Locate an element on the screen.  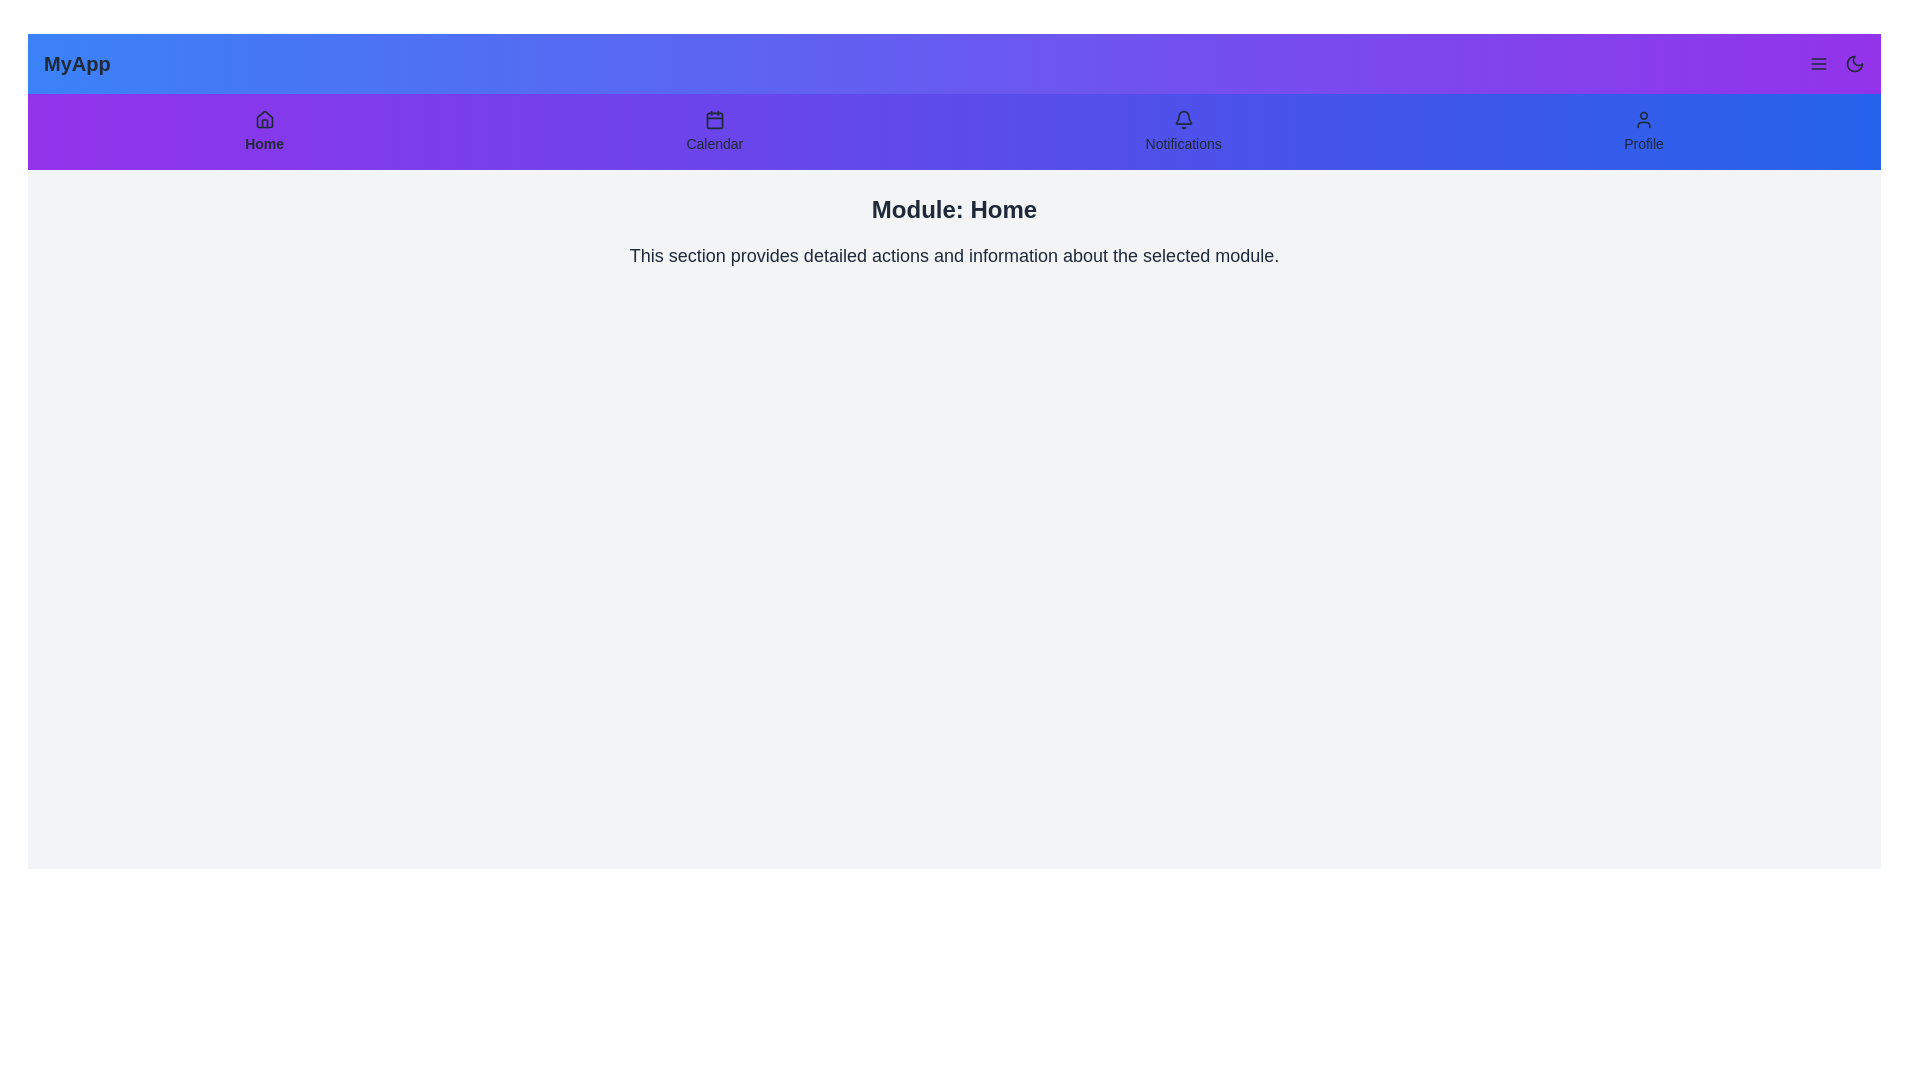
the text 'Module: Home' displayed in the main content area is located at coordinates (953, 209).